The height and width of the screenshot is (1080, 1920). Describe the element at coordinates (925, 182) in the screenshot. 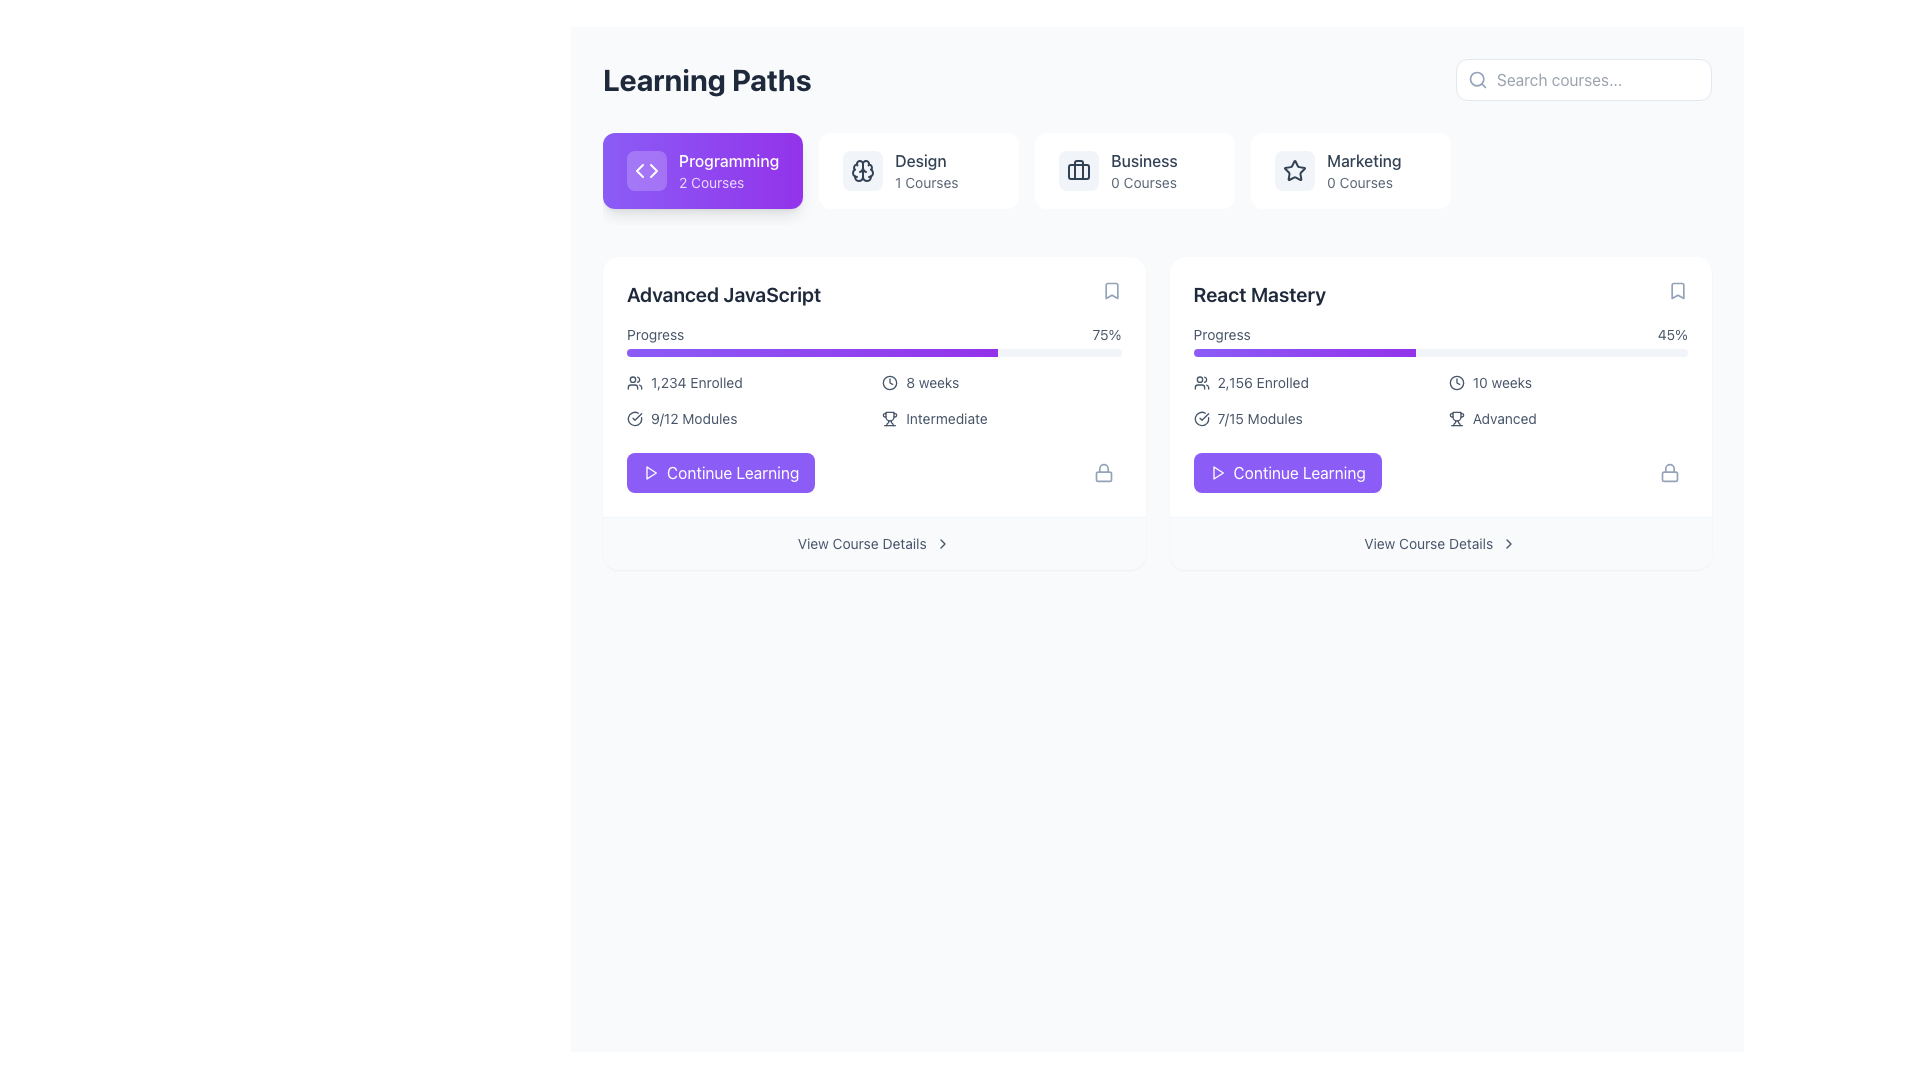

I see `the text display indicating the number of courses available under the 'Design' category, located beneath the 'Design' label in the upper row of the interface` at that location.